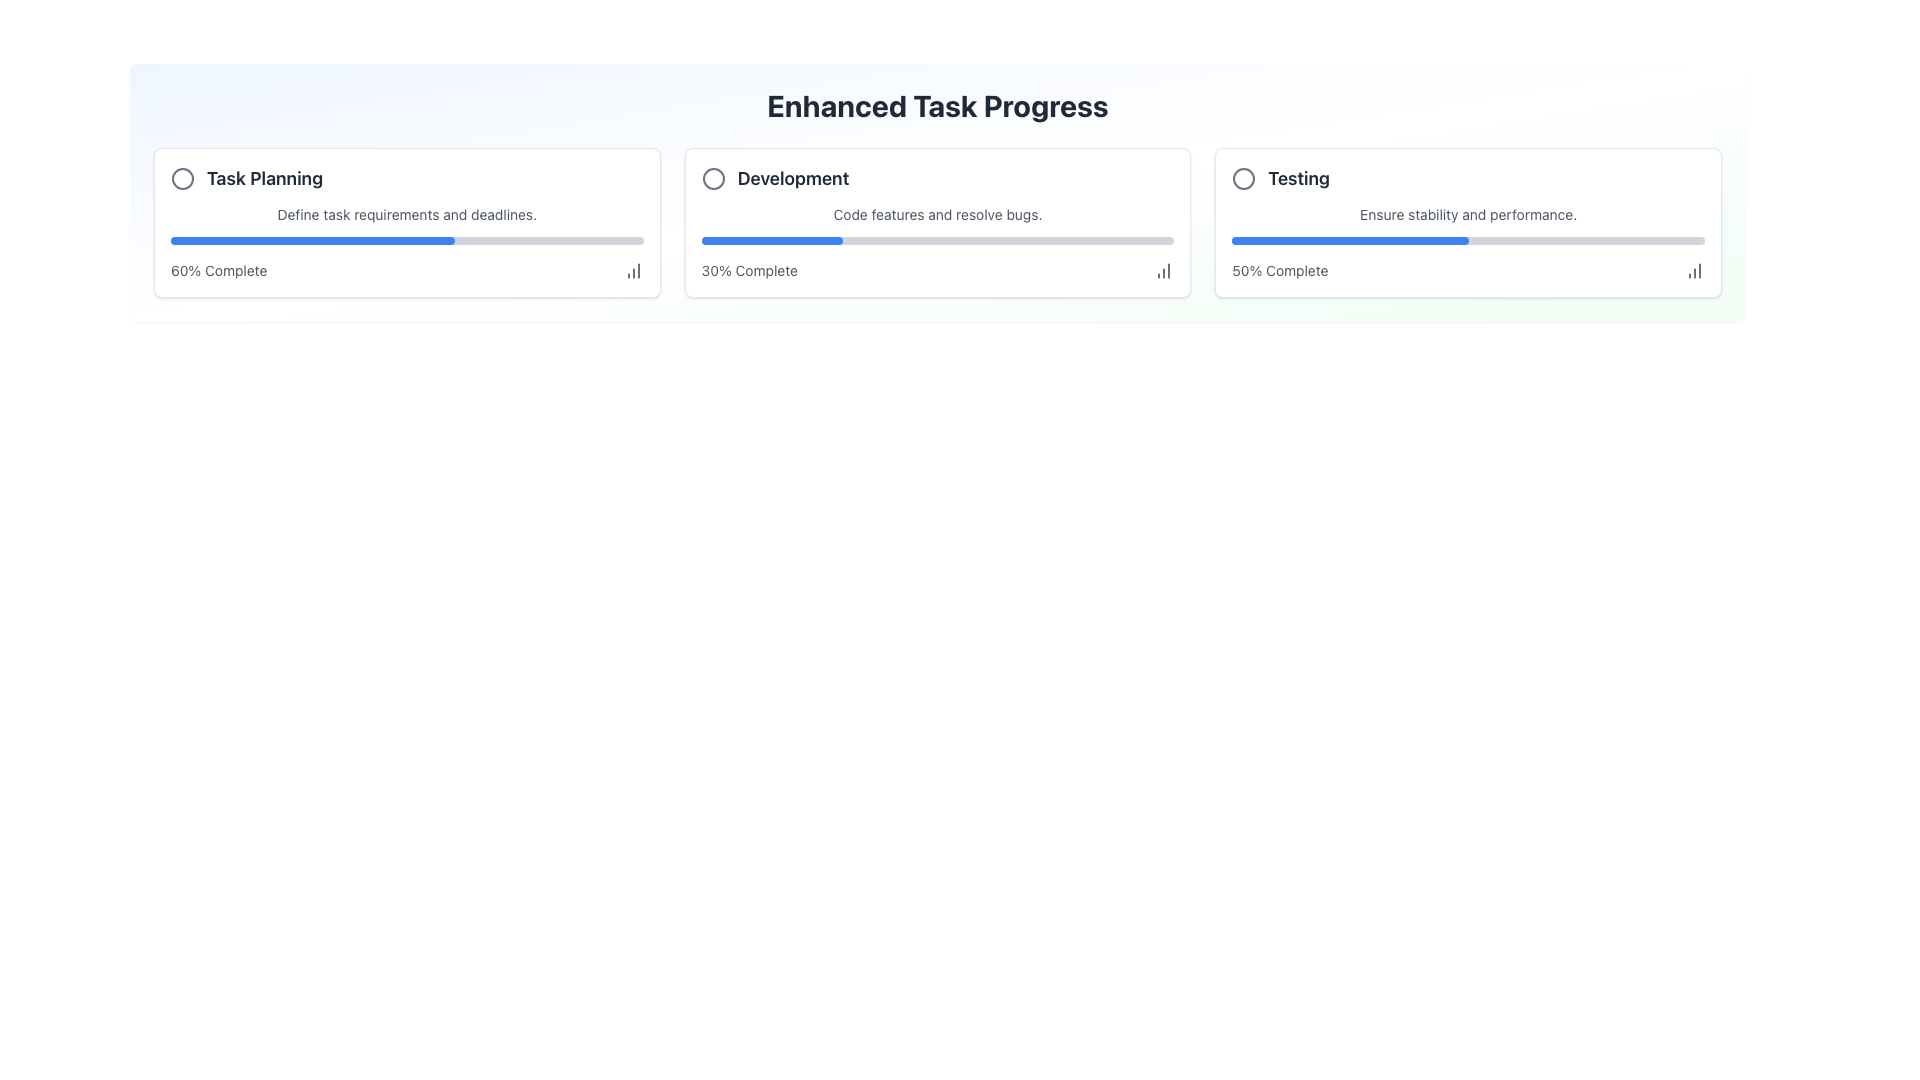  Describe the element at coordinates (936, 215) in the screenshot. I see `the static text that describes tasks related to the development section, located in the center card of a three-card layout, beneath the 'Development' heading and above a blue progress bar` at that location.